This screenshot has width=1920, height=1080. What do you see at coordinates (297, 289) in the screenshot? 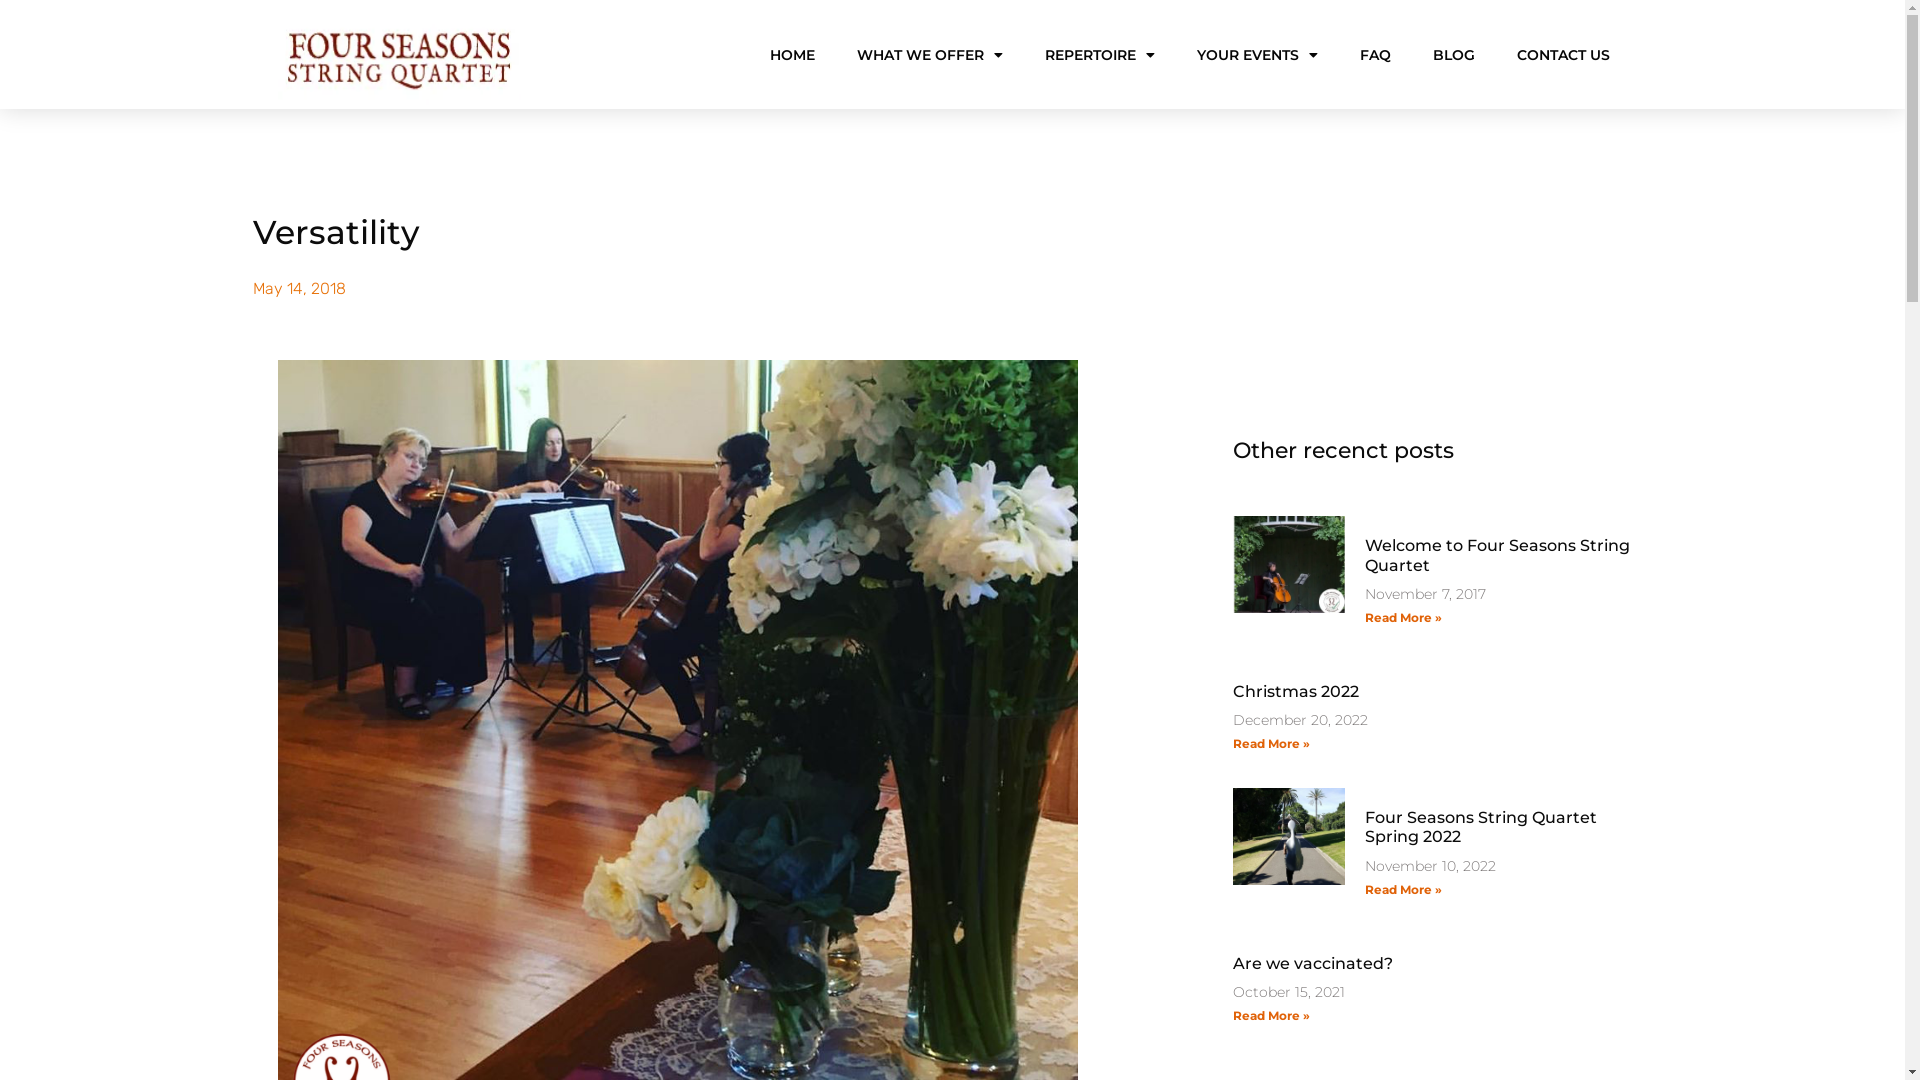
I see `'May 14, 2018'` at bounding box center [297, 289].